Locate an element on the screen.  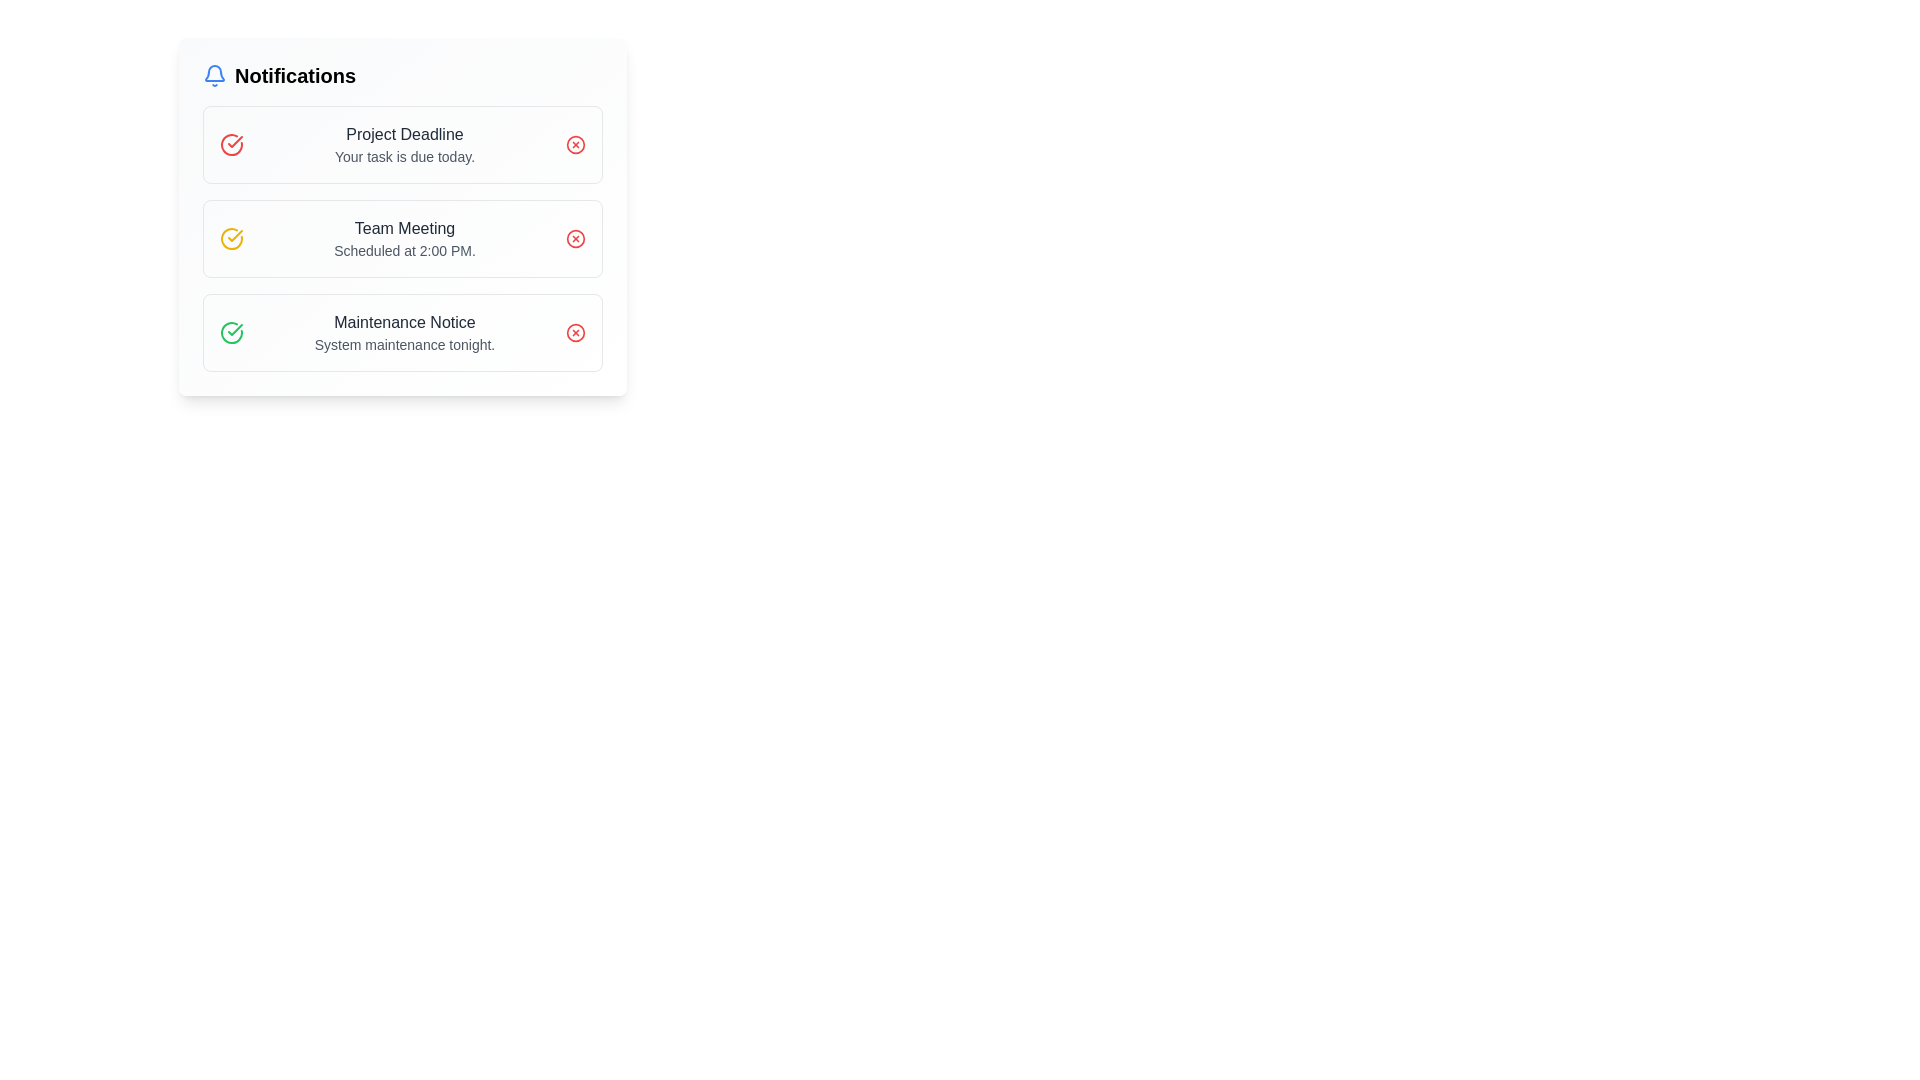
the notification item that provides information about an impending project deadline, located under the 'Notifications' heading and above the 'Team Meeting' item is located at coordinates (403, 144).